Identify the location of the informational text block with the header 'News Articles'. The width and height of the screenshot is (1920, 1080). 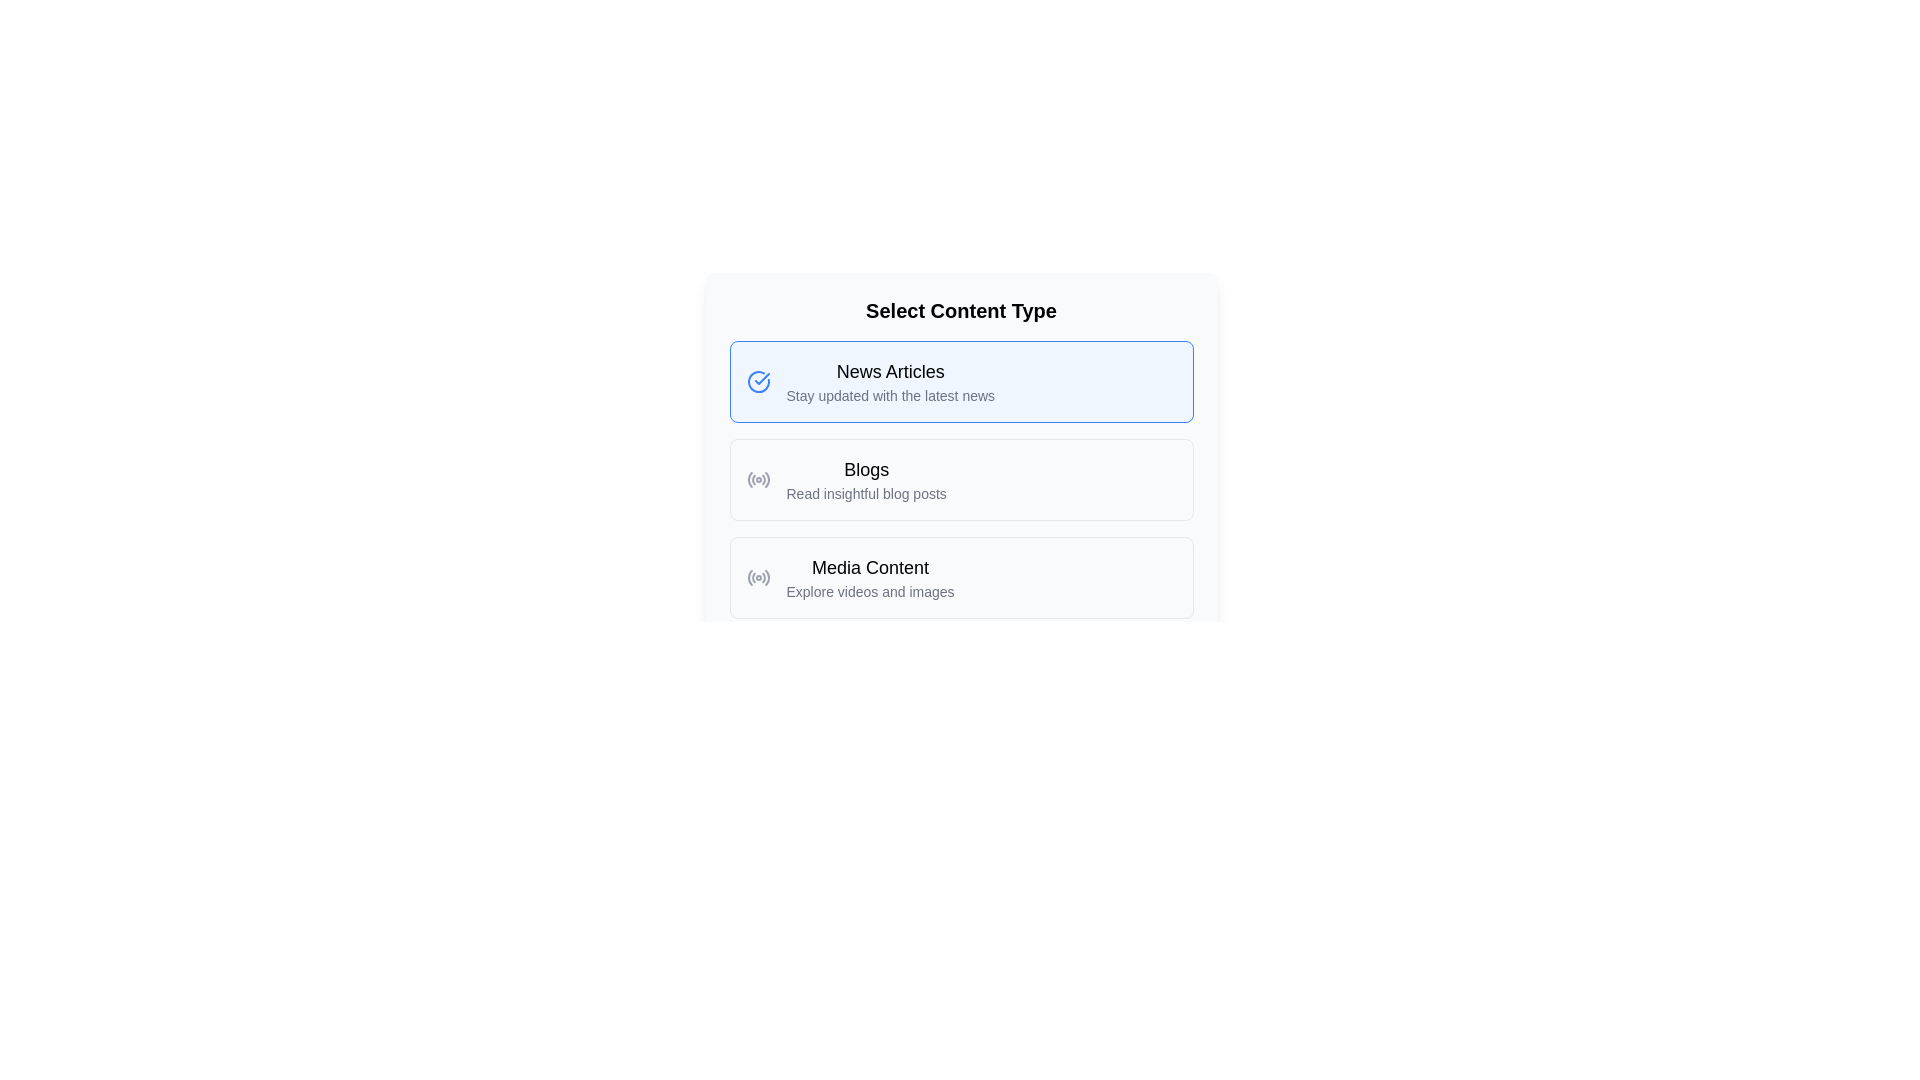
(889, 381).